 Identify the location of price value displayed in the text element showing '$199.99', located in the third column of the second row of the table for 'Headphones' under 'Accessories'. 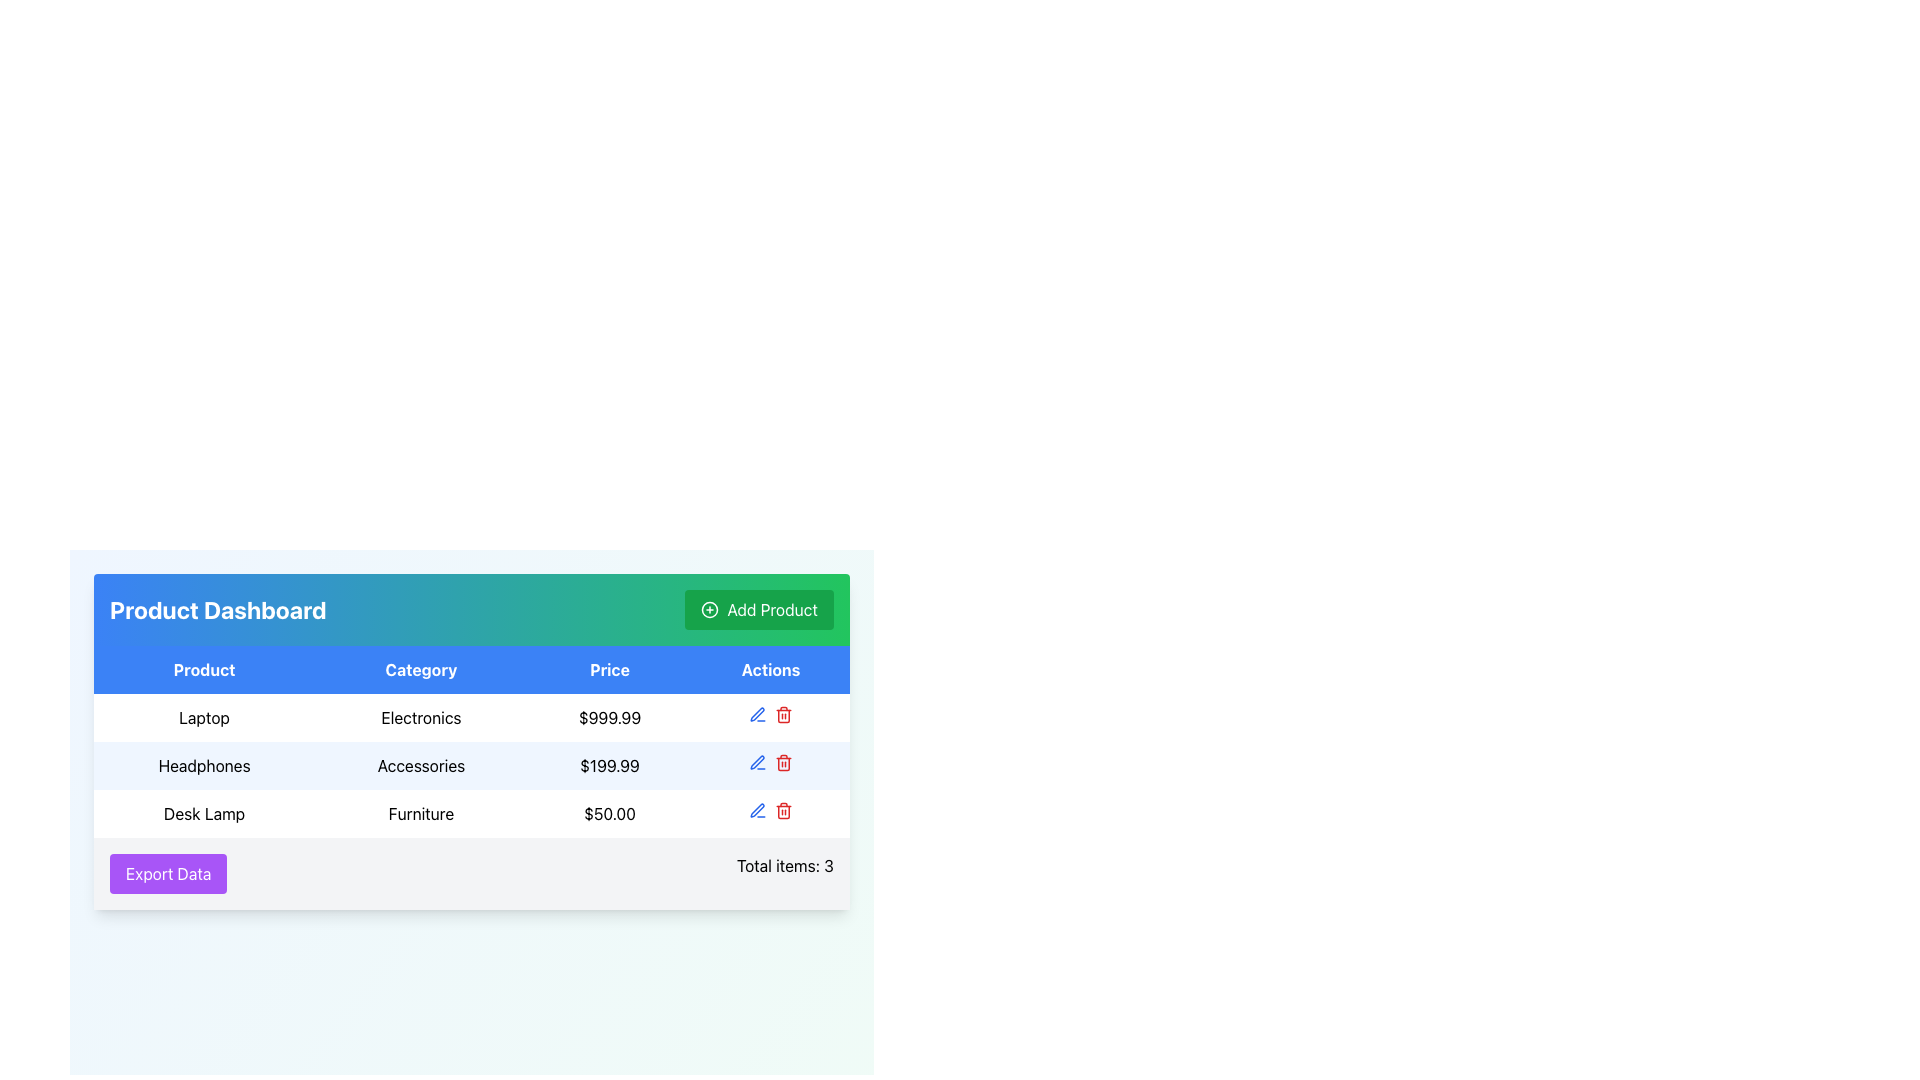
(608, 765).